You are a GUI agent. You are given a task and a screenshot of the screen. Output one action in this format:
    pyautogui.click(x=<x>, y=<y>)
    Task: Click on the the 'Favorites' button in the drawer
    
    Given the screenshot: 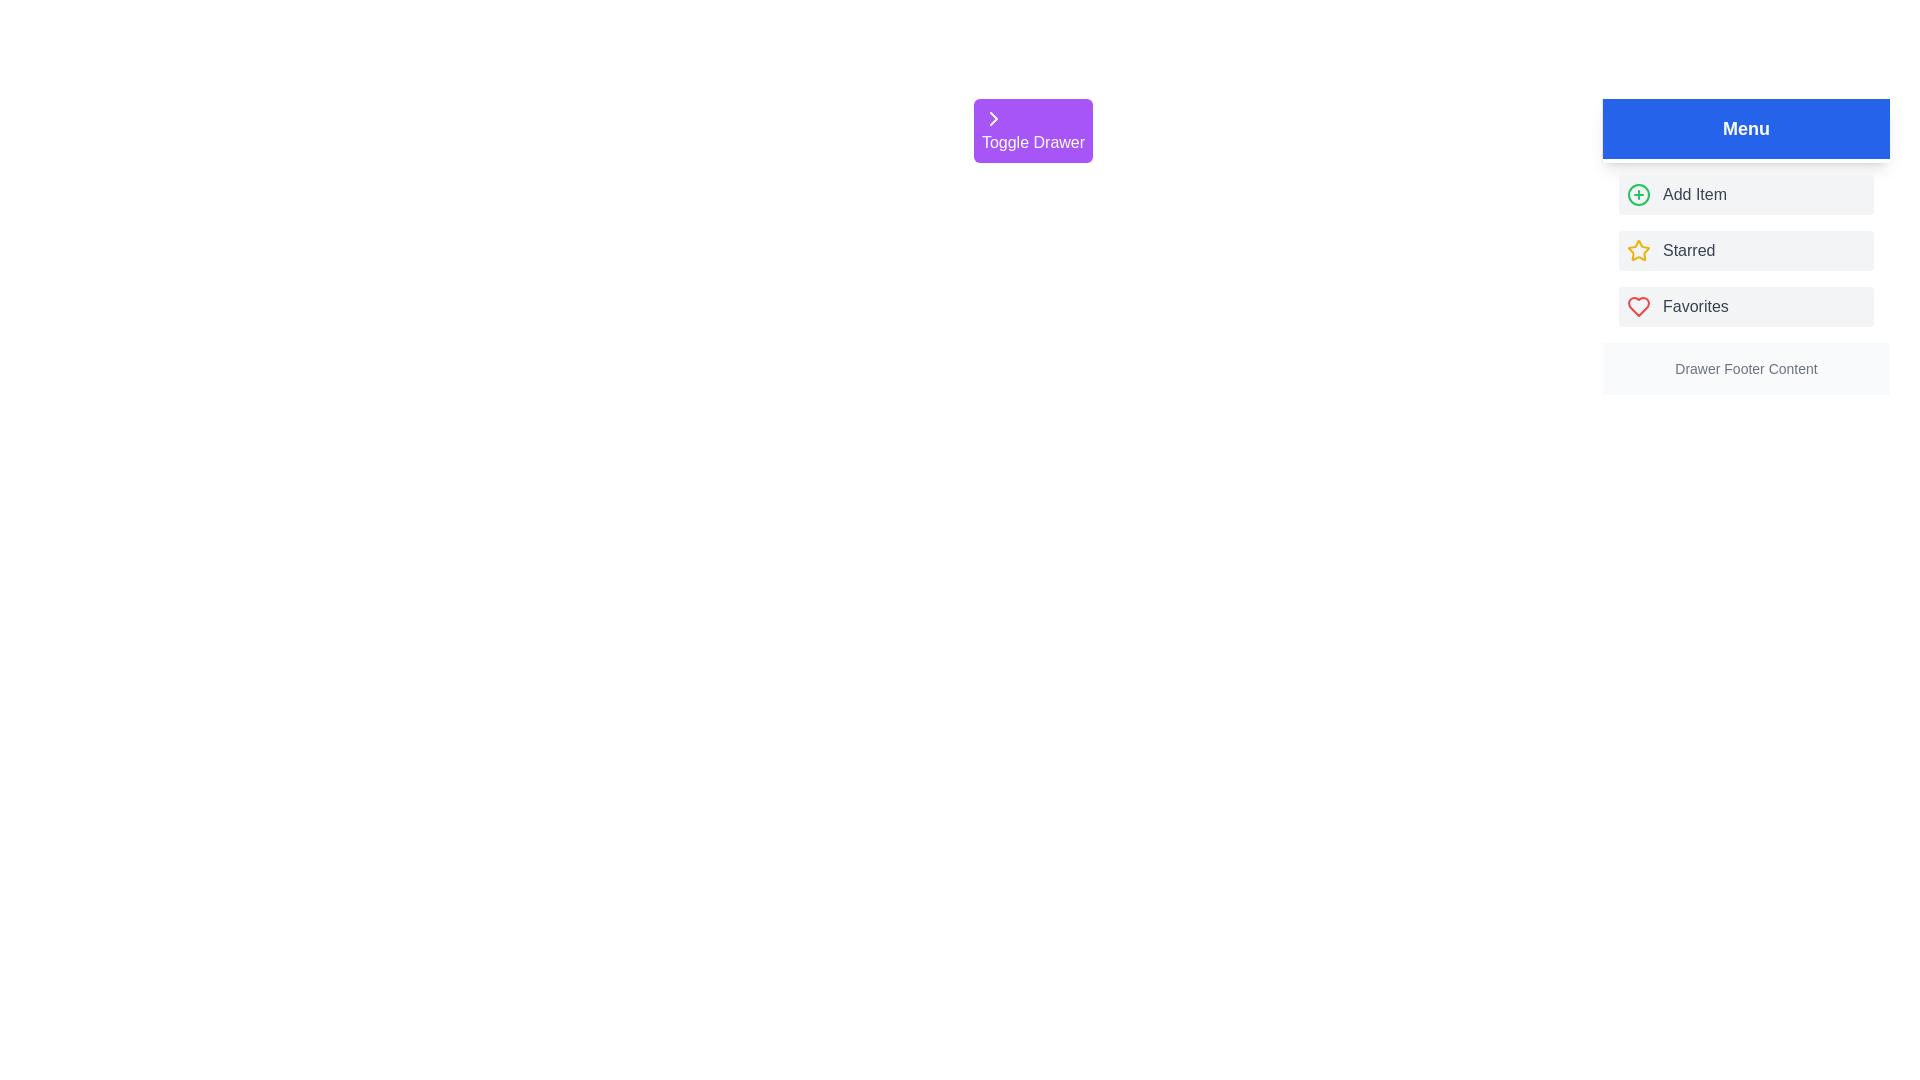 What is the action you would take?
    pyautogui.click(x=1745, y=307)
    